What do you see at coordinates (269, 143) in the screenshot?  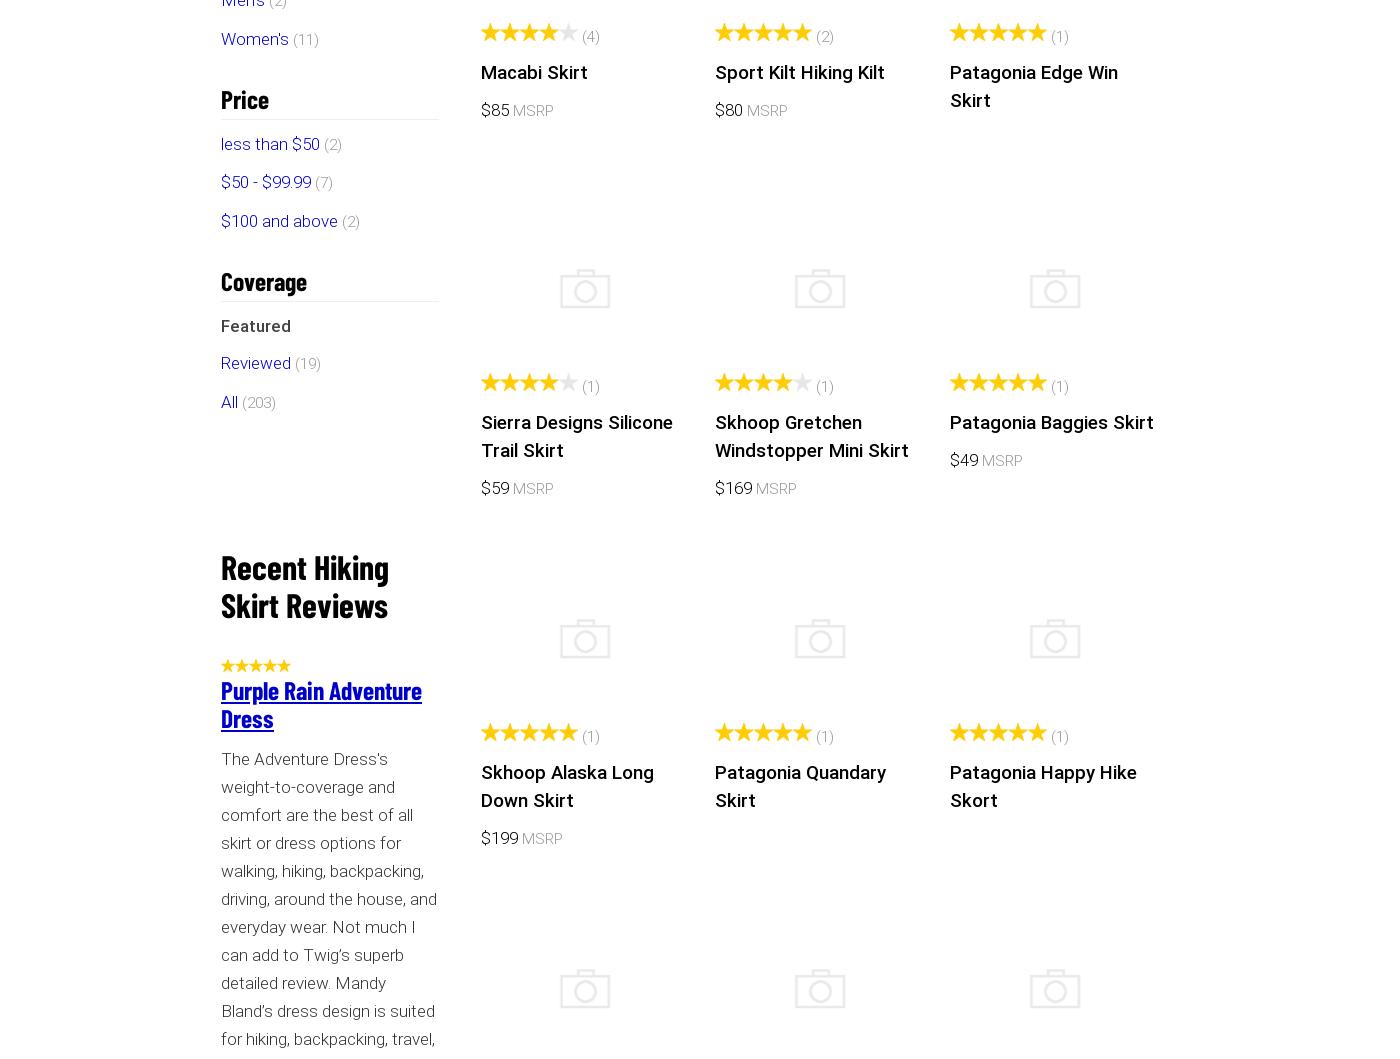 I see `'less than $50'` at bounding box center [269, 143].